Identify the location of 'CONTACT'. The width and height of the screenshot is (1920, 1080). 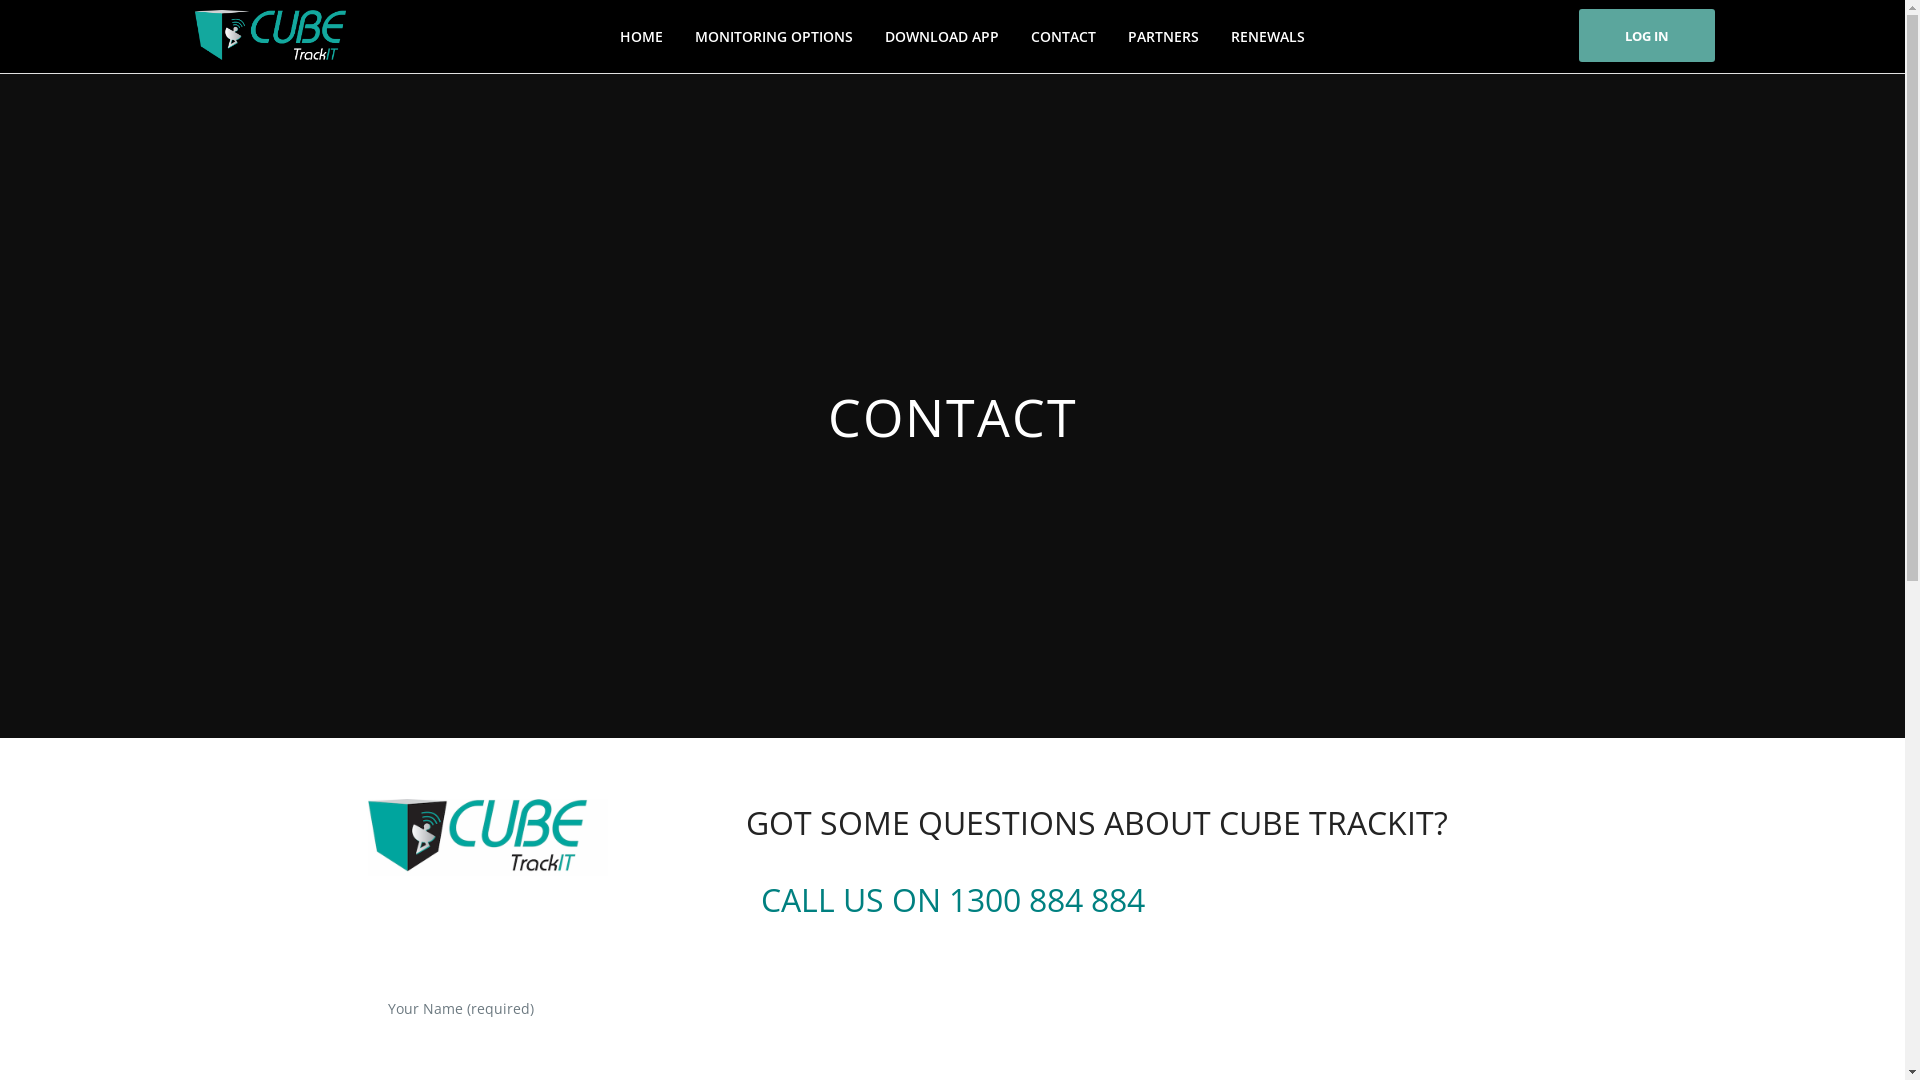
(1062, 36).